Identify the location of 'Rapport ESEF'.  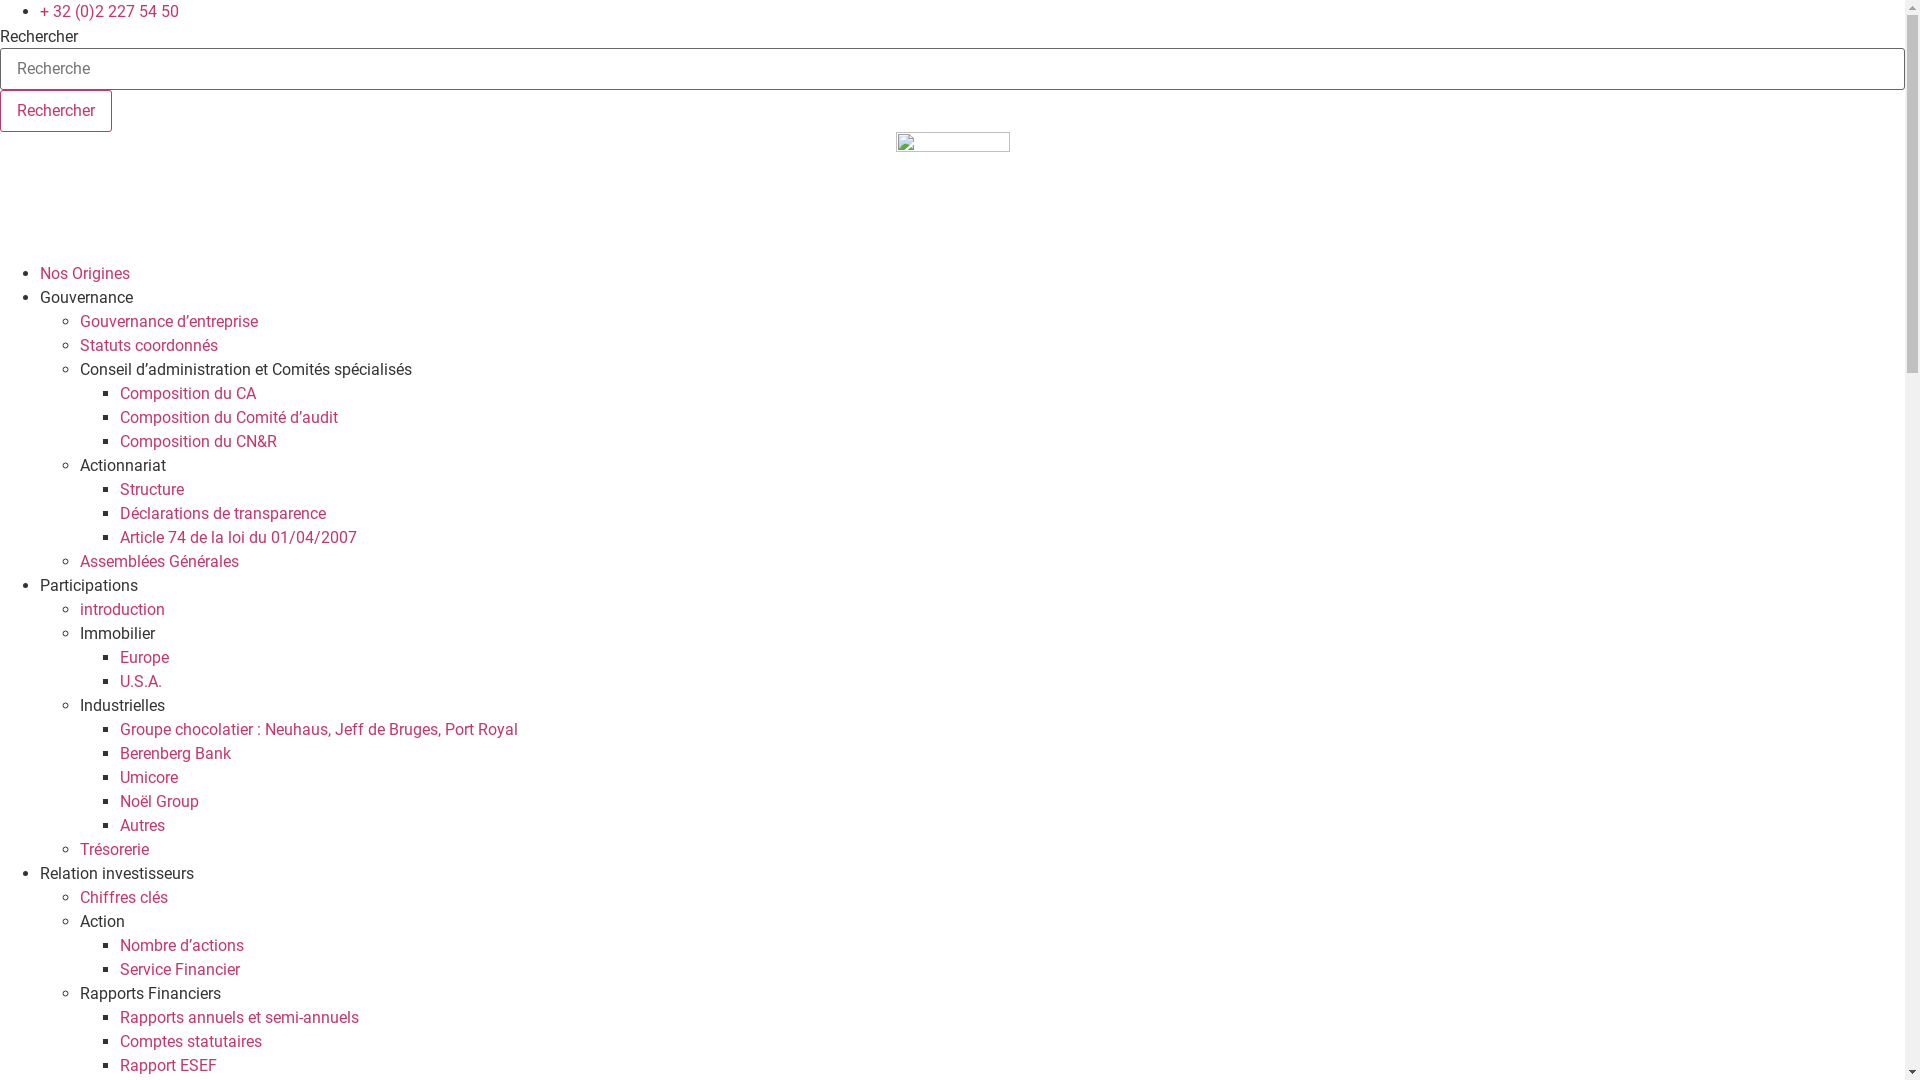
(168, 1064).